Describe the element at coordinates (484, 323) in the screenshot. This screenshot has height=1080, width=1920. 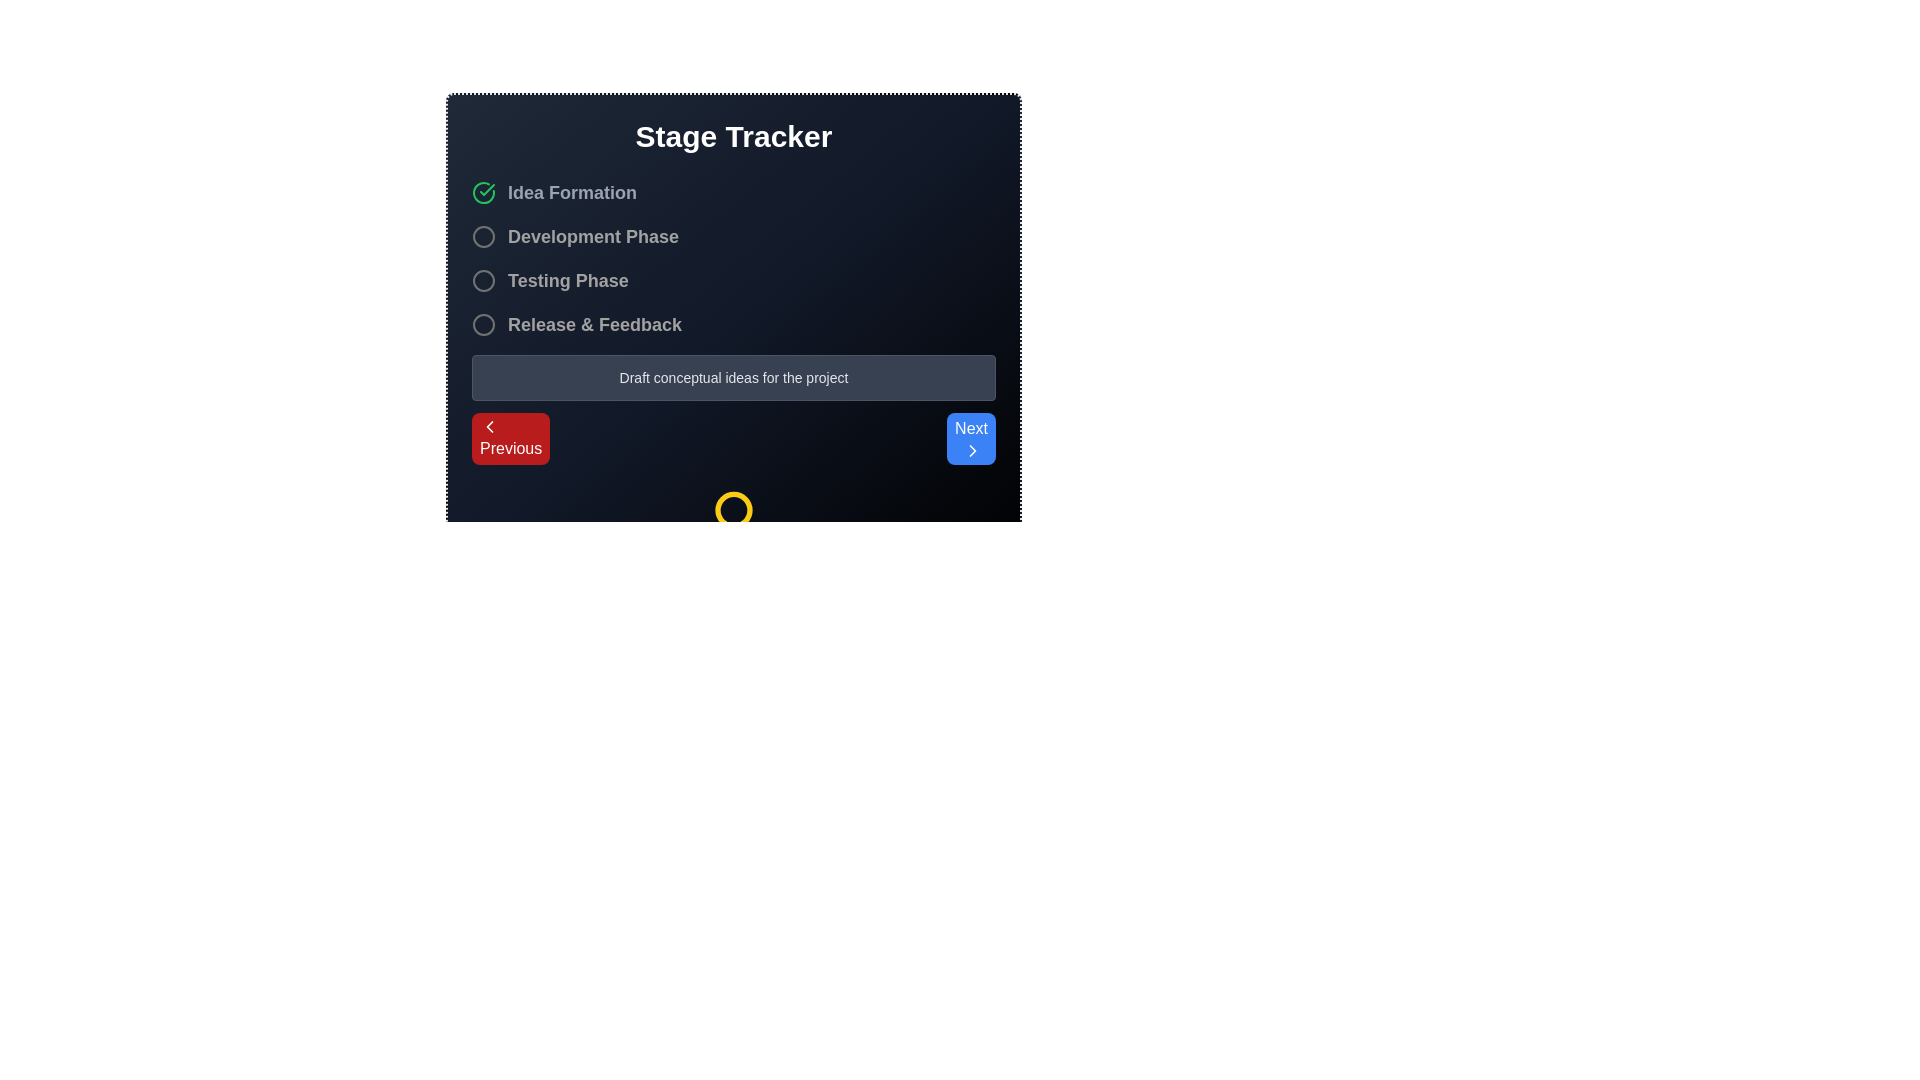
I see `the medium-sized gray circular radio button located to the left of the text 'Release & Feedback' to potentially reveal a tooltip` at that location.